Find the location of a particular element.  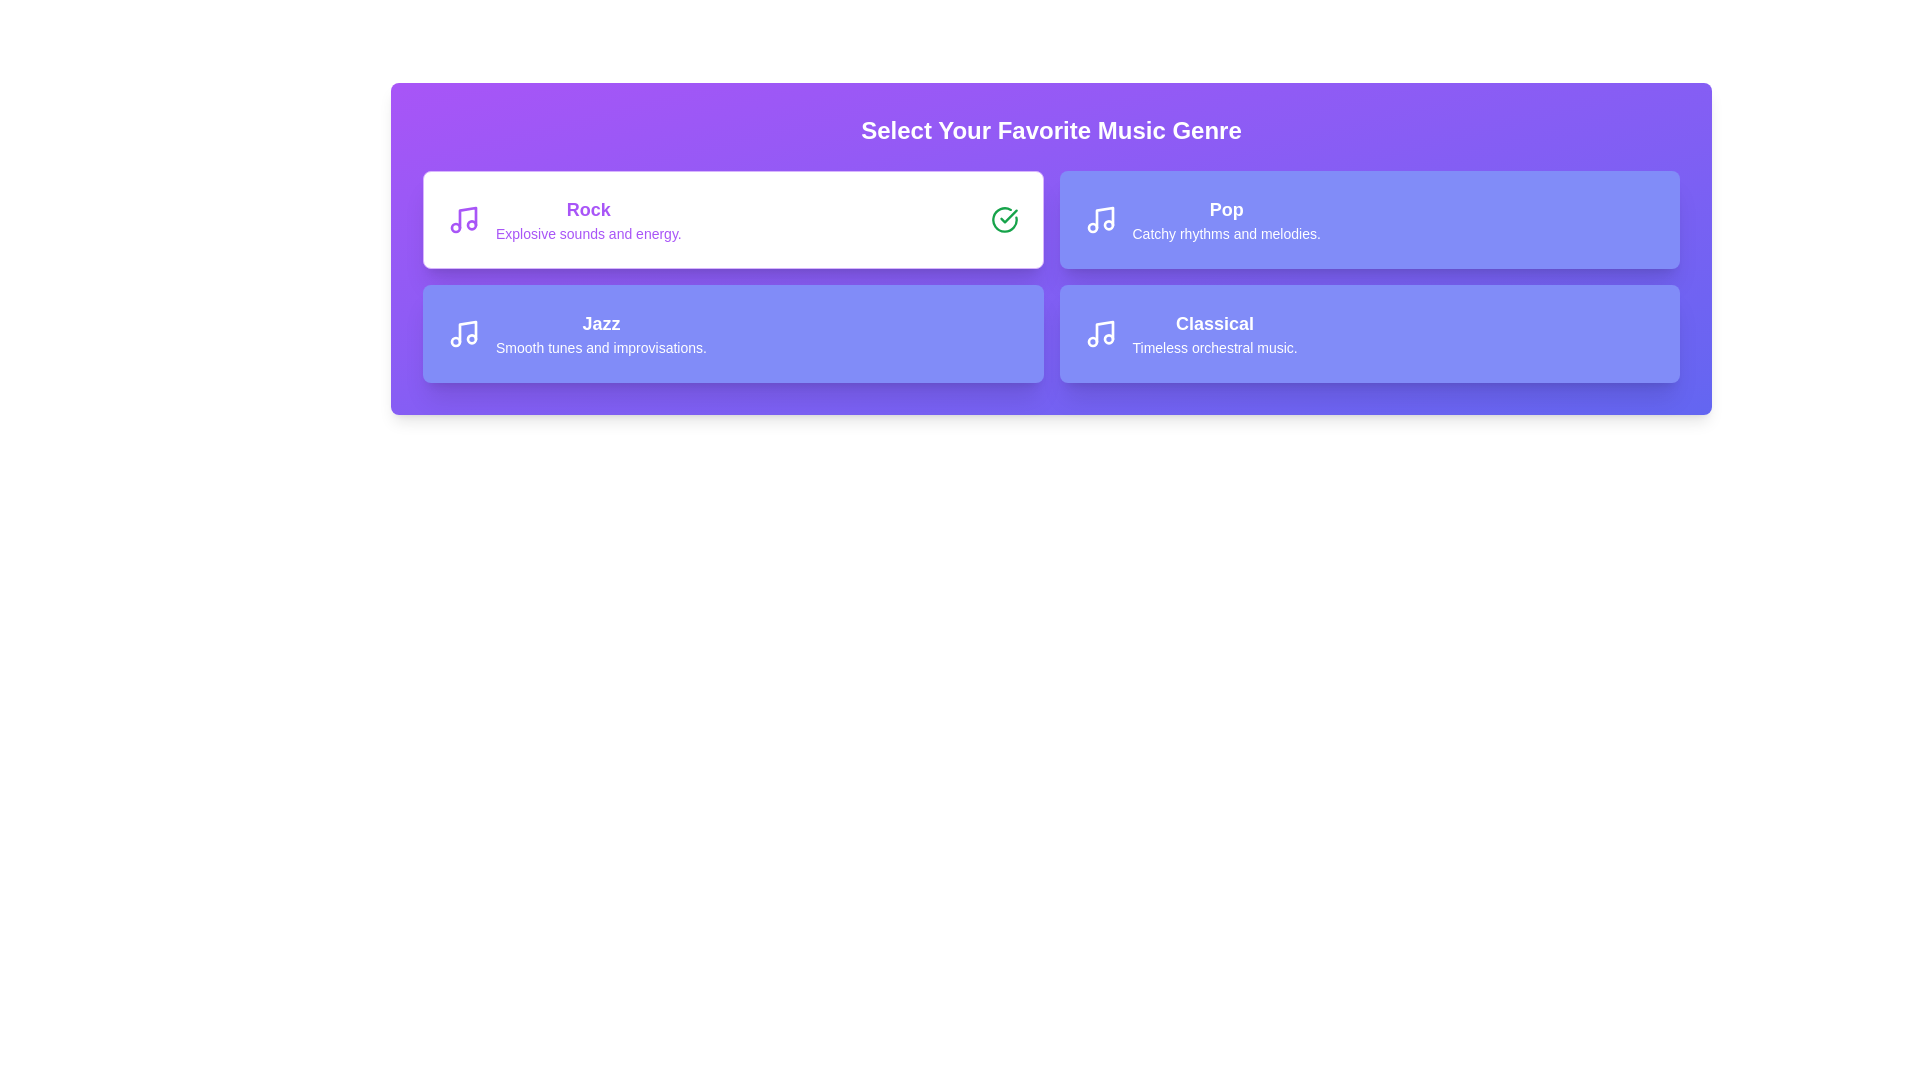

the text block containing the heading 'Classical' and the subtitle 'Timeless orchestral music.' which is part of the genre selection card in the bottom-right quadrant is located at coordinates (1214, 333).